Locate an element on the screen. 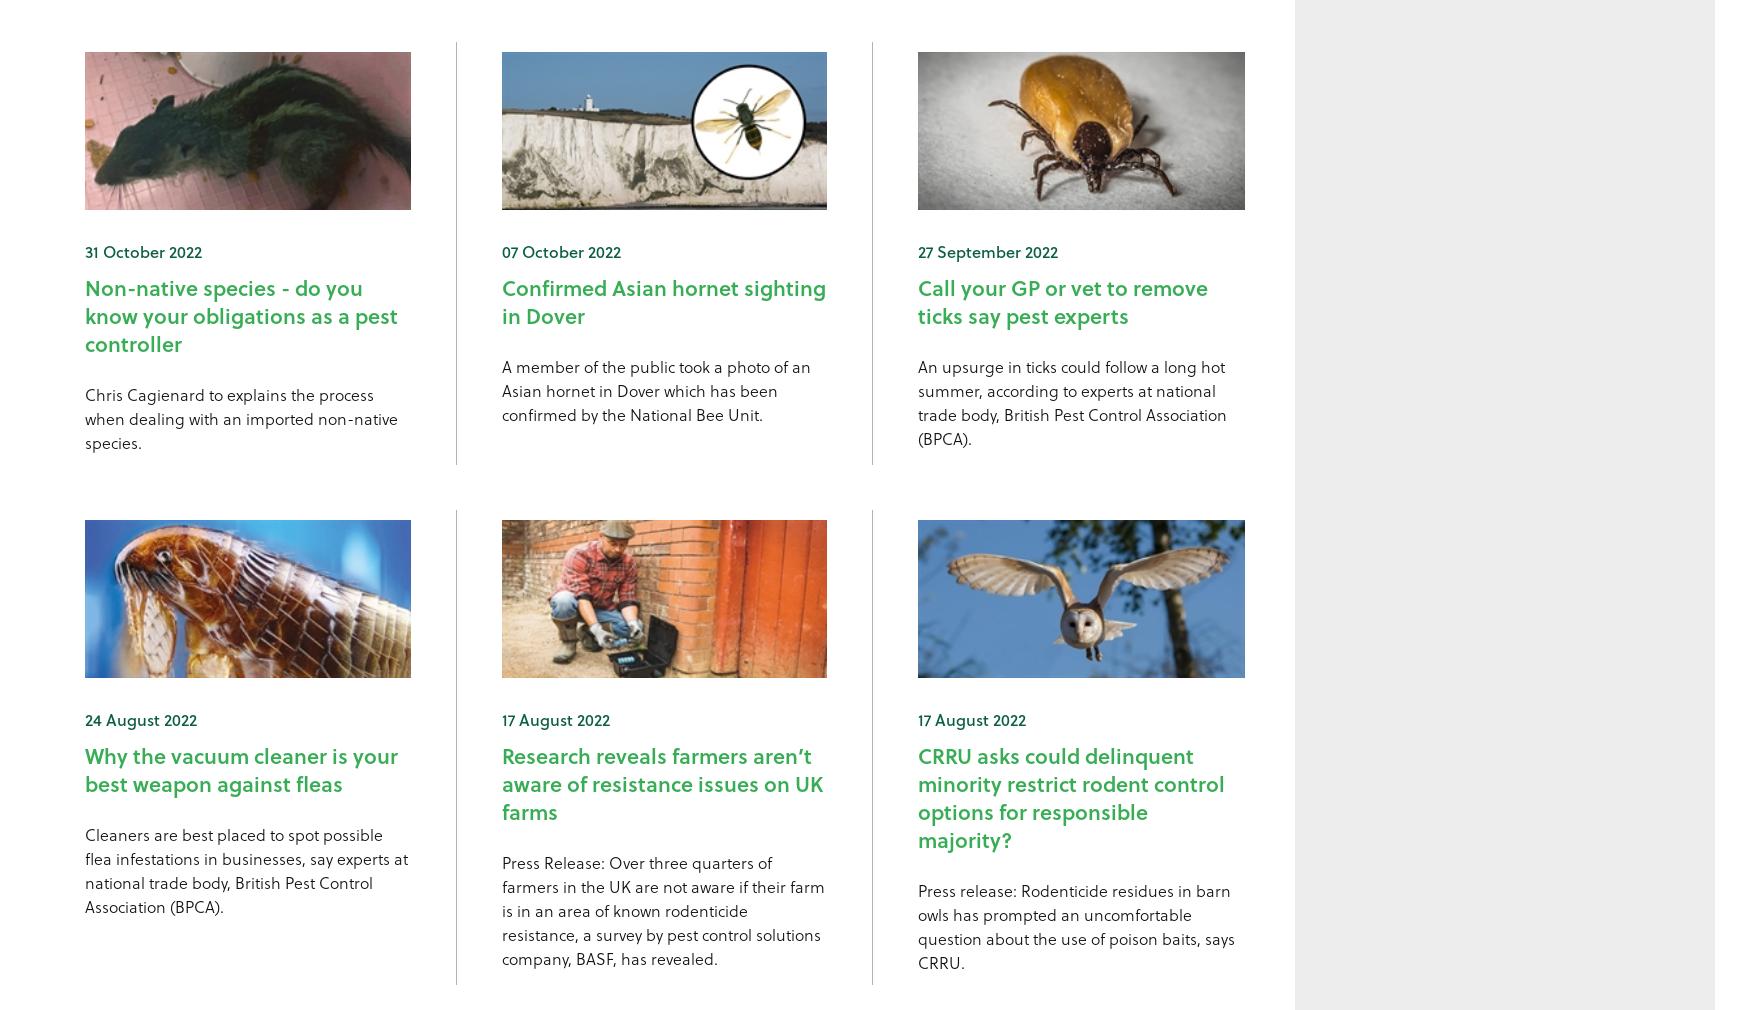  'Confirmed Asian hornet sighting in Dover' is located at coordinates (662, 300).